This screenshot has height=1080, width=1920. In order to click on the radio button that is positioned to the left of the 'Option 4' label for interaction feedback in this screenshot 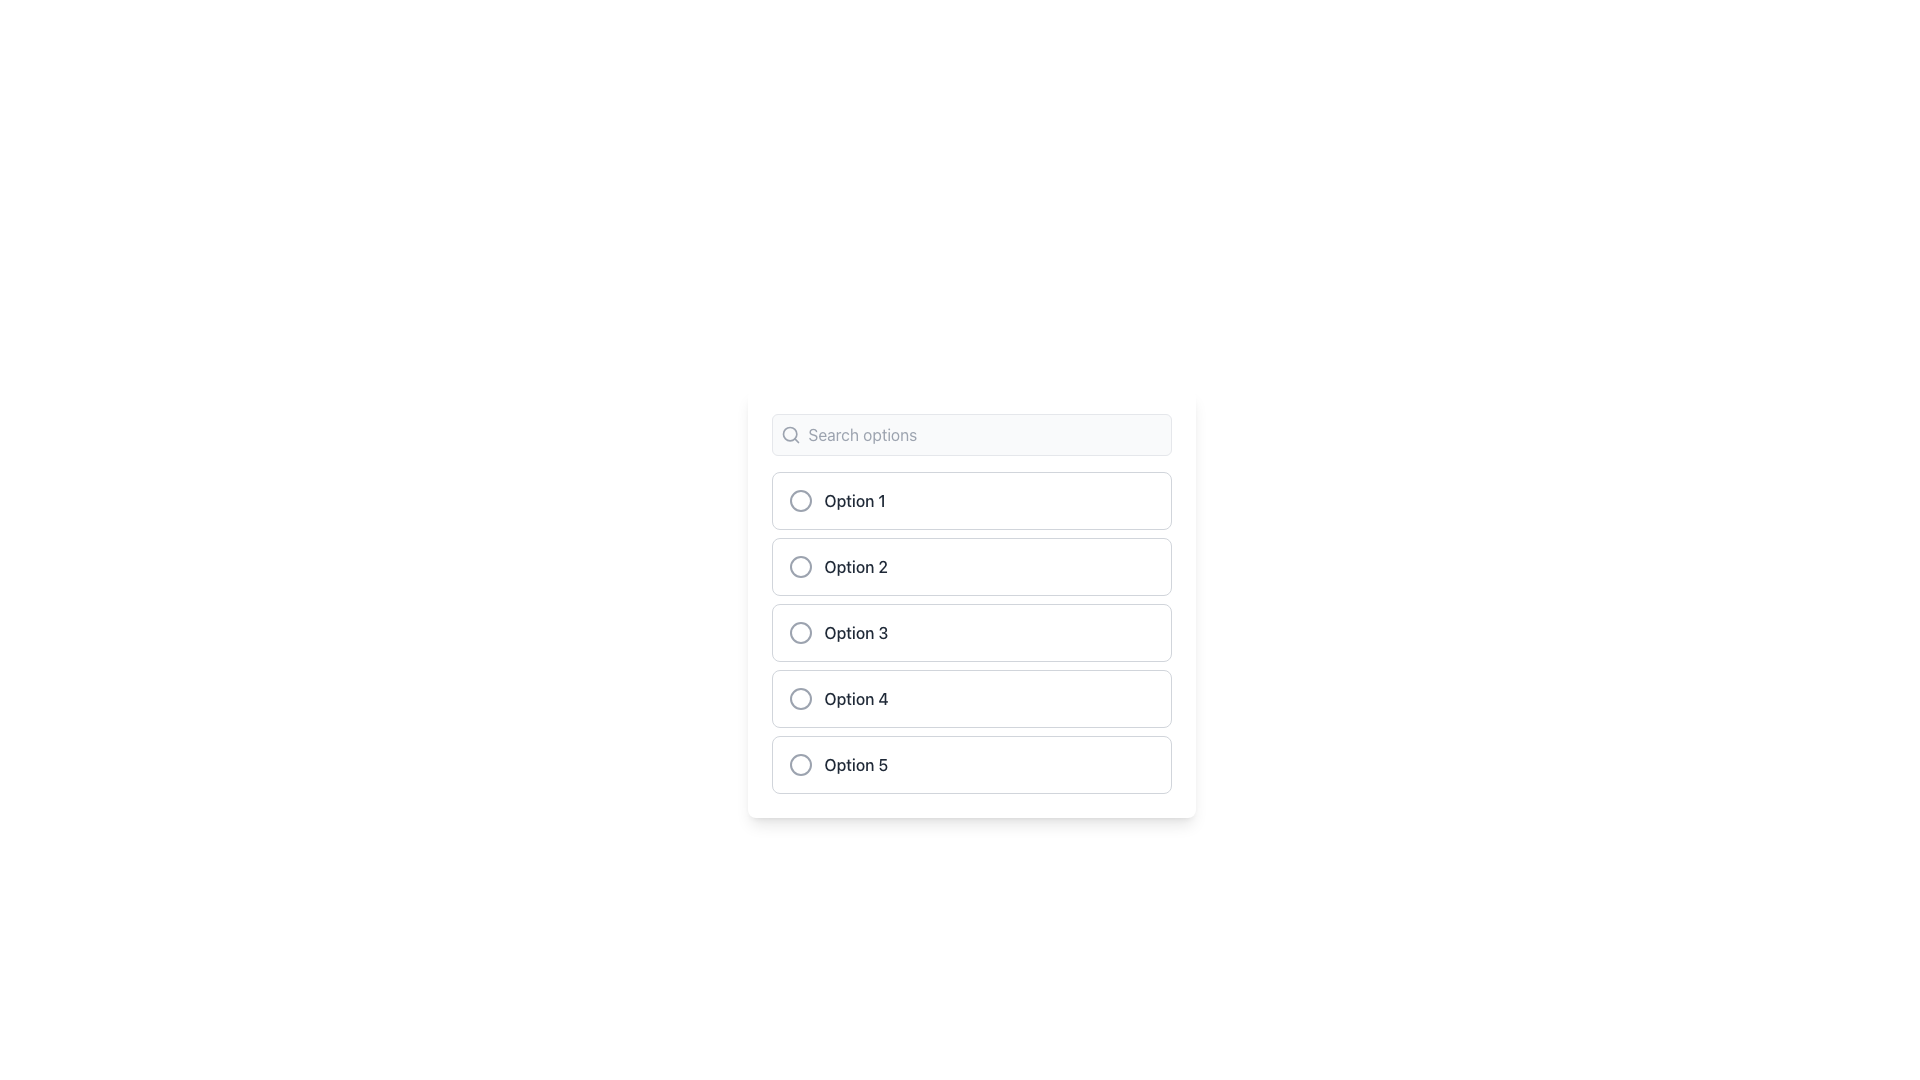, I will do `click(800, 697)`.